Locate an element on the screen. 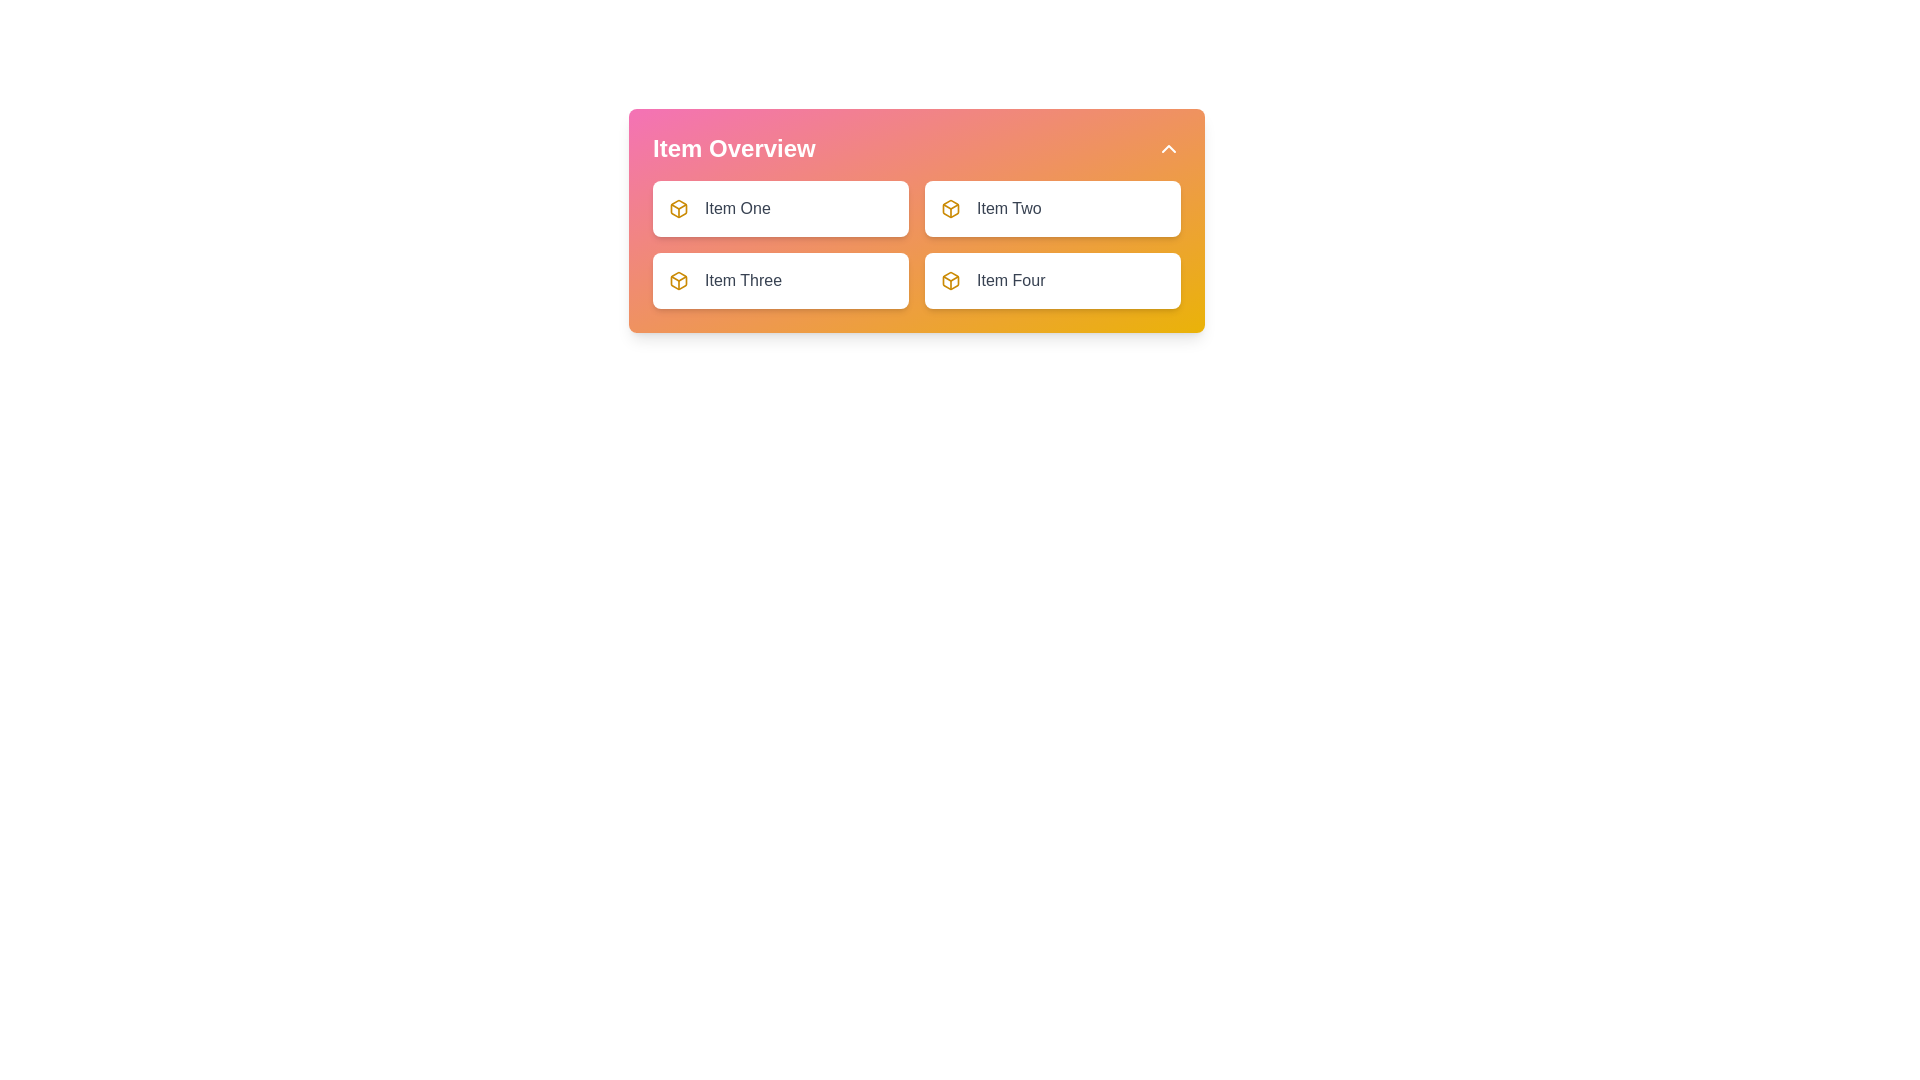 Image resolution: width=1920 pixels, height=1080 pixels. the yellow hollow cube icon located to the left of 'Item Two' in the 'Item Overview' section is located at coordinates (949, 208).